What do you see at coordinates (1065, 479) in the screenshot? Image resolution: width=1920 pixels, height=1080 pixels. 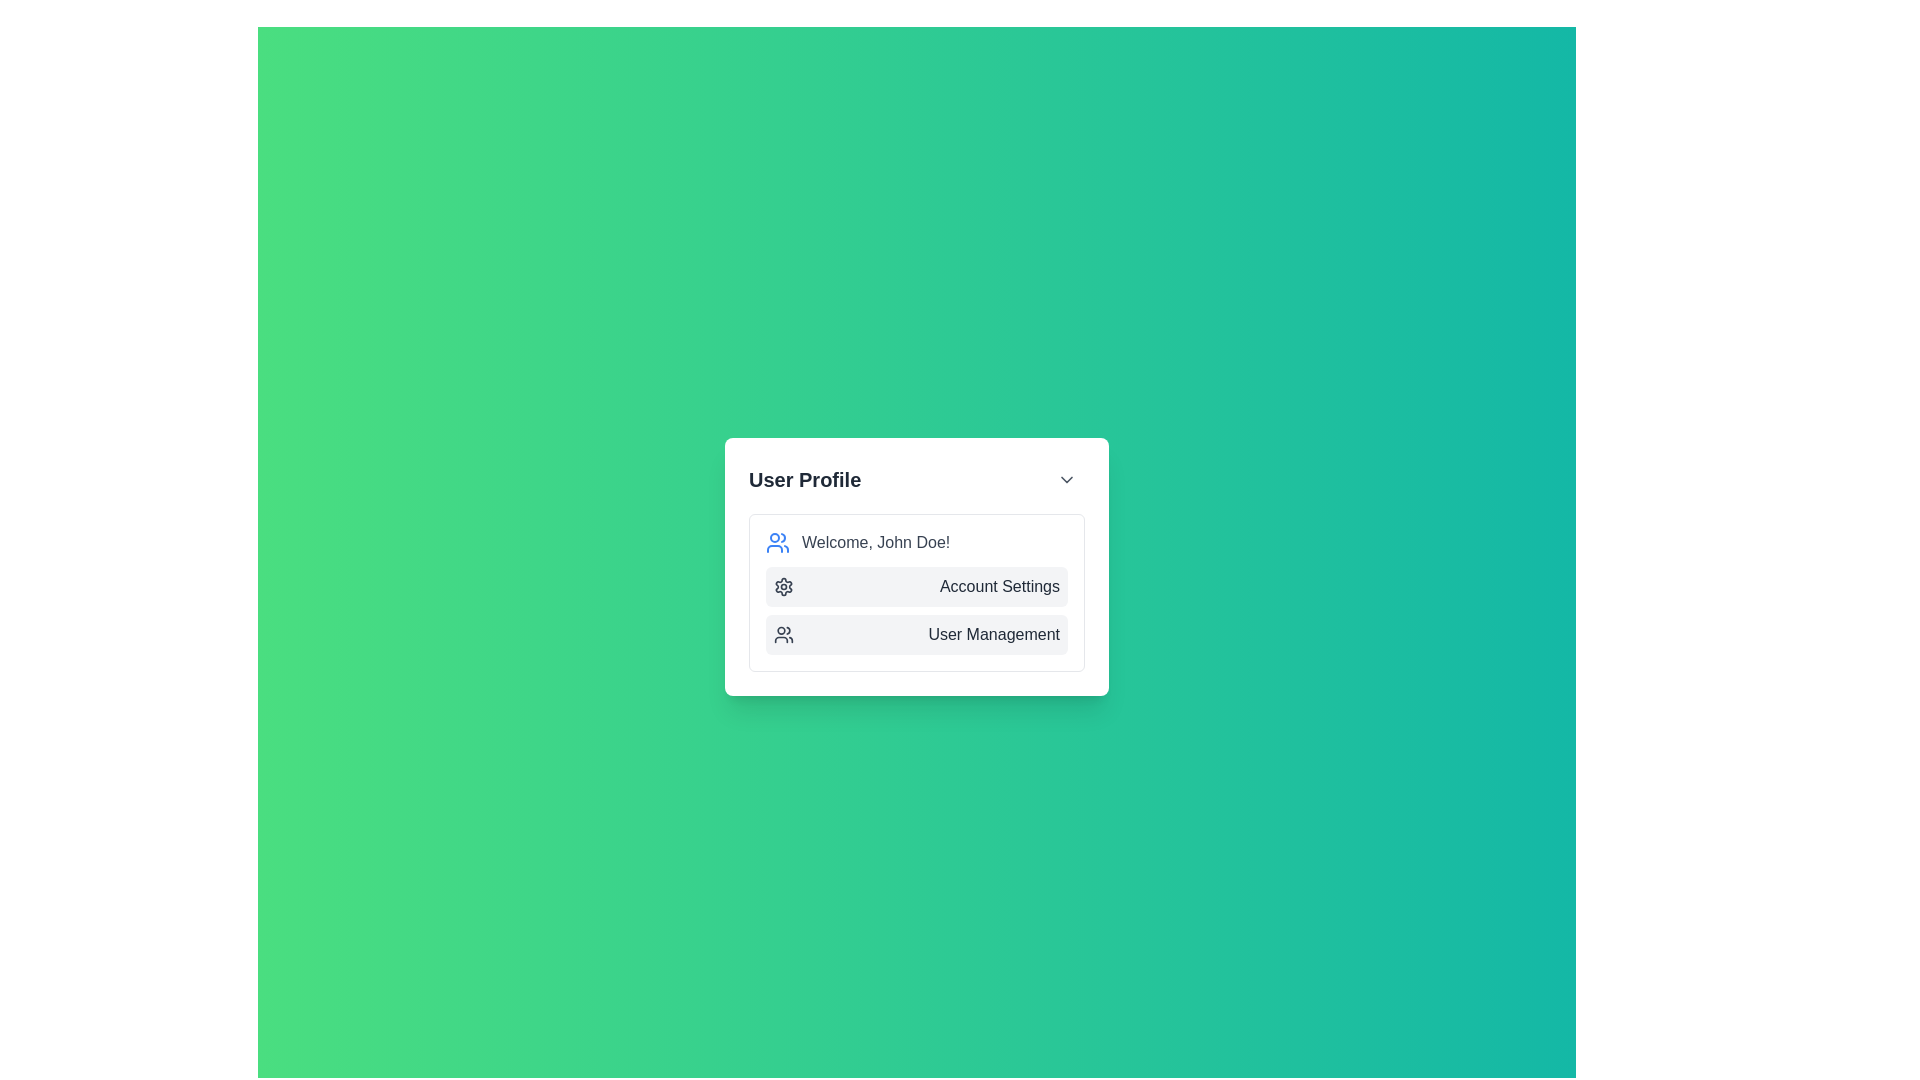 I see `the Icon (Chevron Down) located in the top-right corner of the 'User Profile' panel` at bounding box center [1065, 479].